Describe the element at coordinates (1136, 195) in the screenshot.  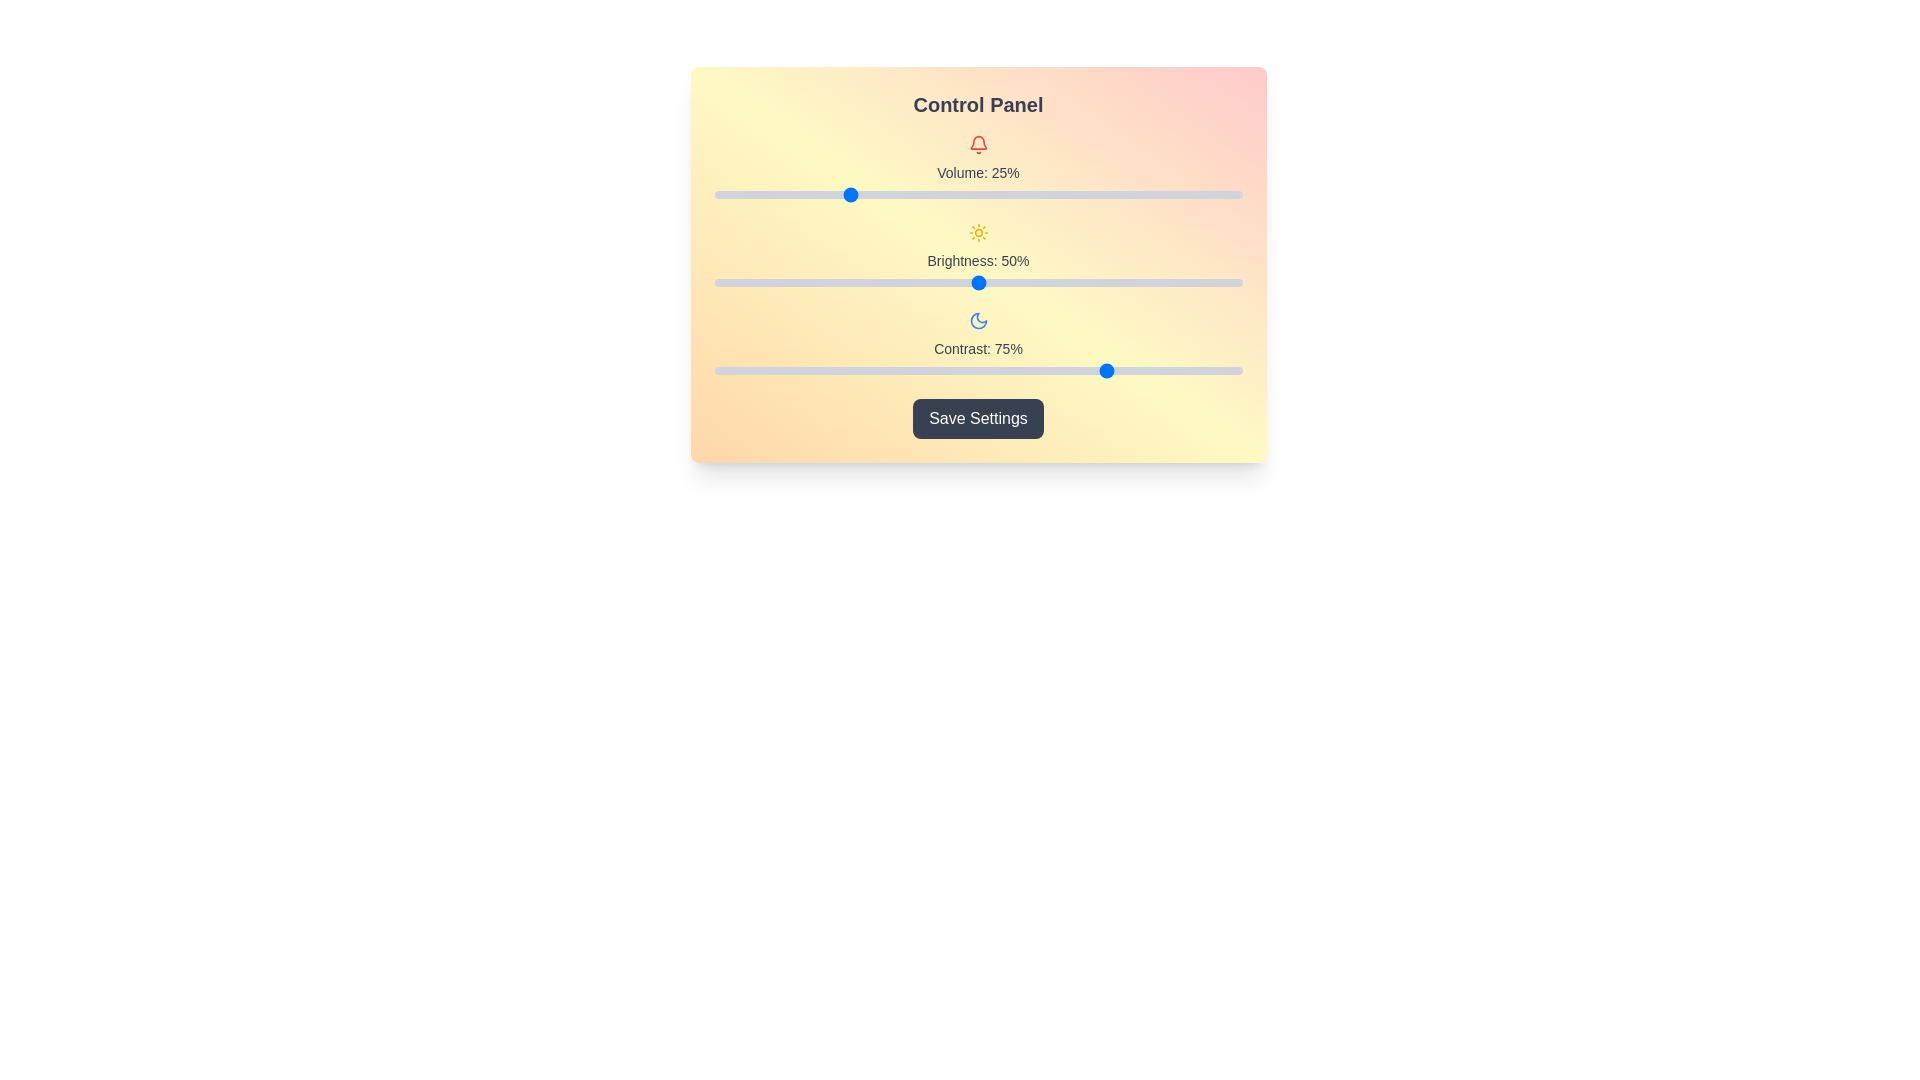
I see `the volume` at that location.